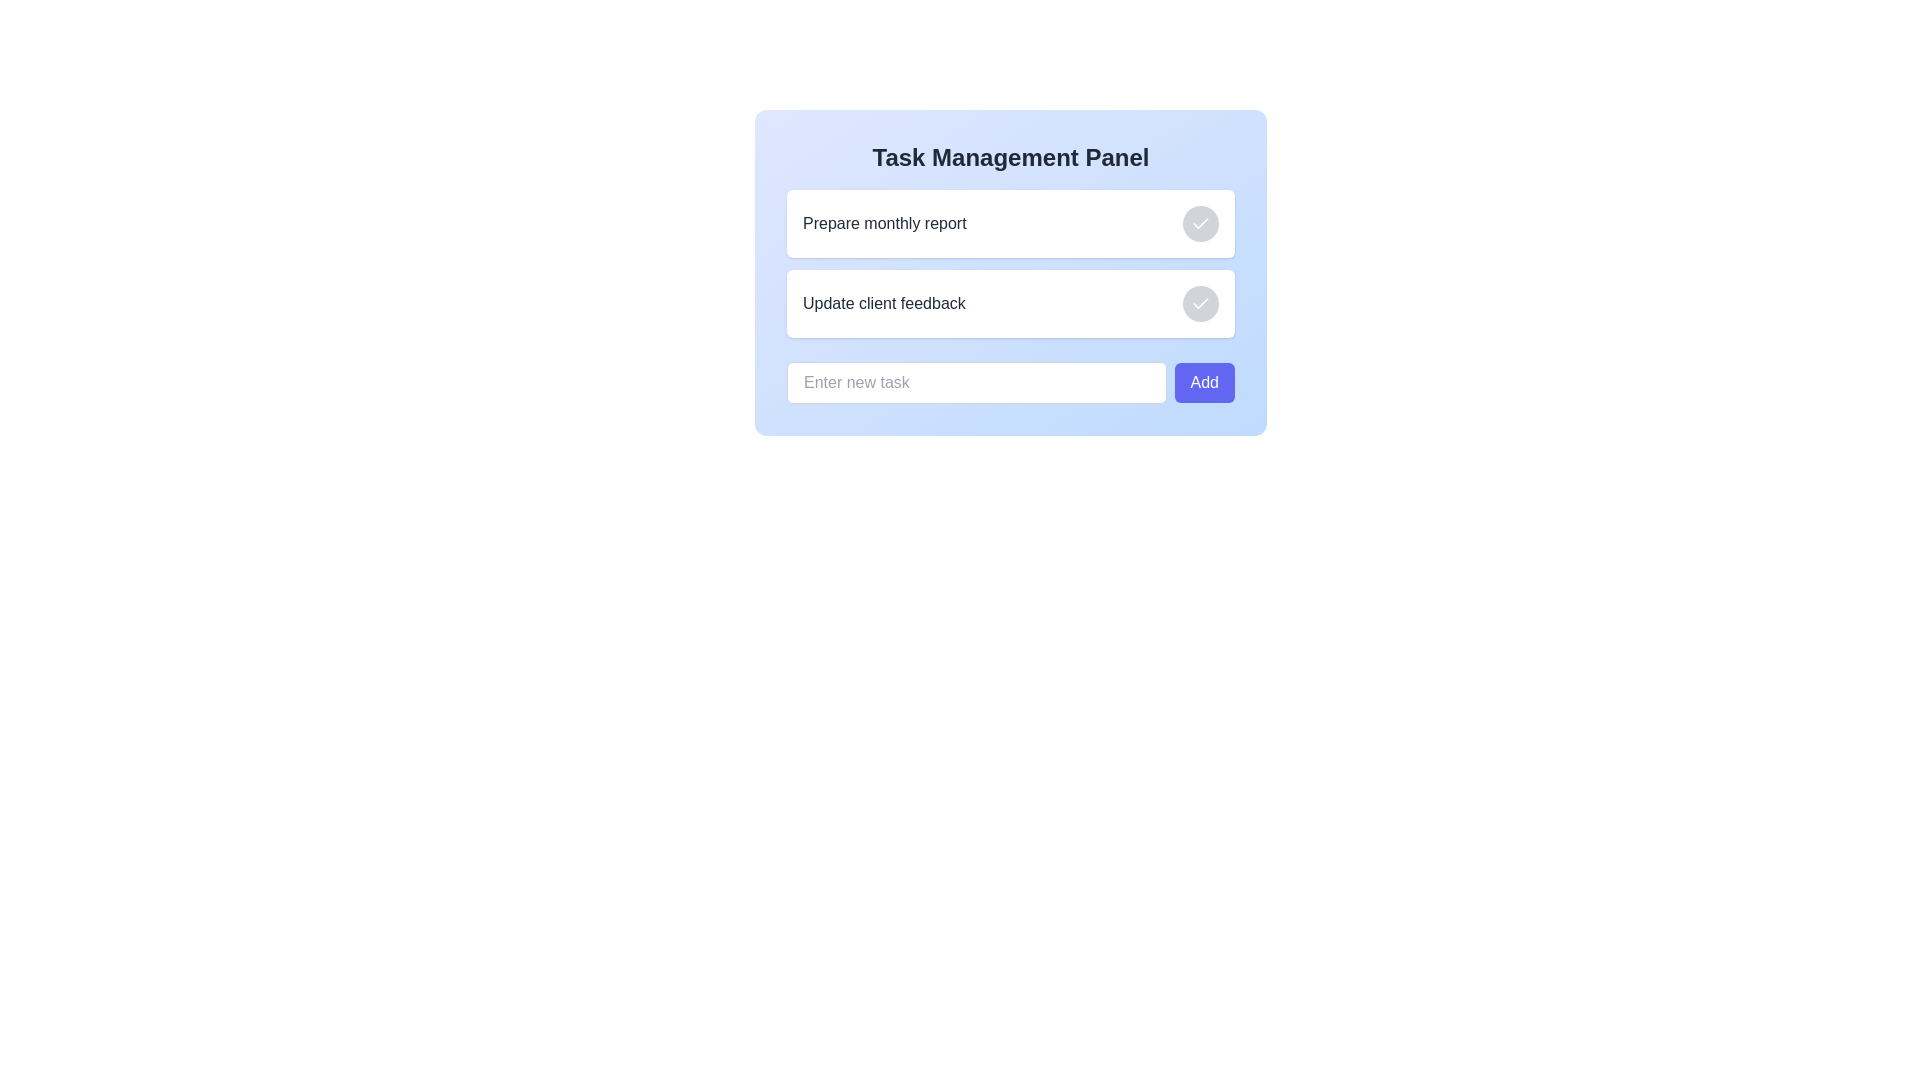  Describe the element at coordinates (883, 223) in the screenshot. I see `the static label located in the first card of the 'Task Management Panel', aligned to the left side and providing information about a task` at that location.